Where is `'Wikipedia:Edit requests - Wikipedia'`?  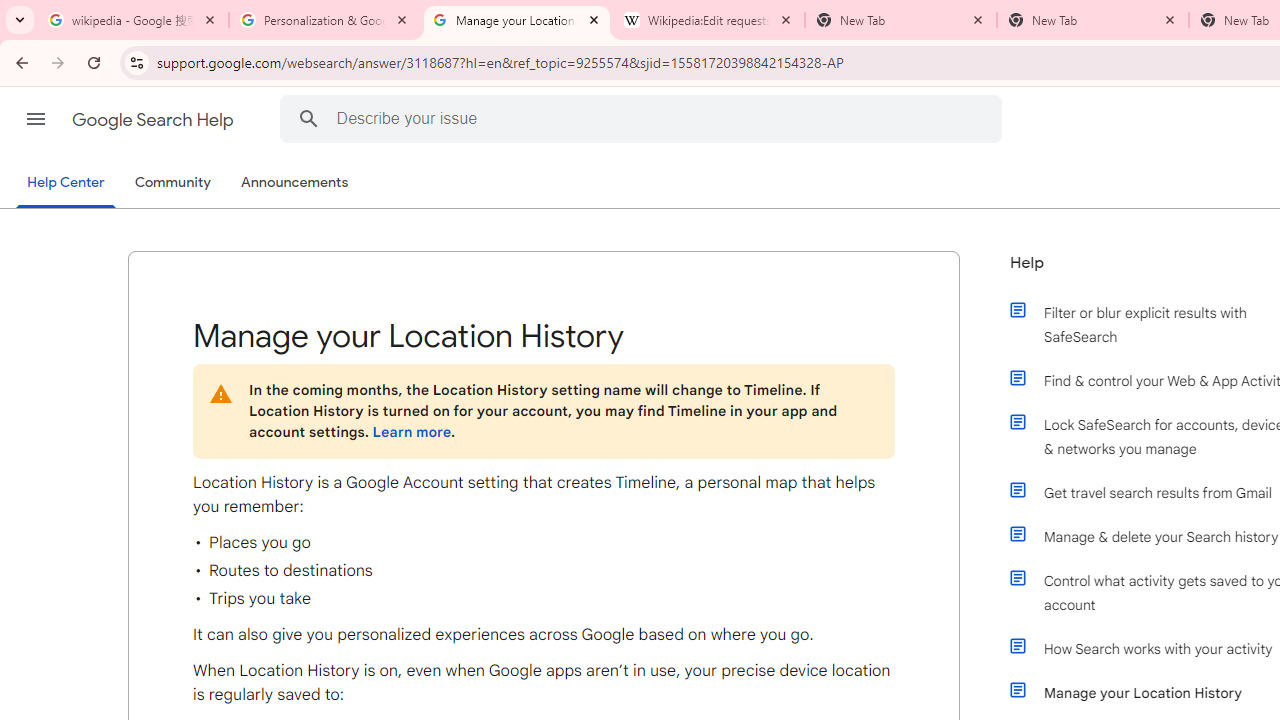 'Wikipedia:Edit requests - Wikipedia' is located at coordinates (709, 20).